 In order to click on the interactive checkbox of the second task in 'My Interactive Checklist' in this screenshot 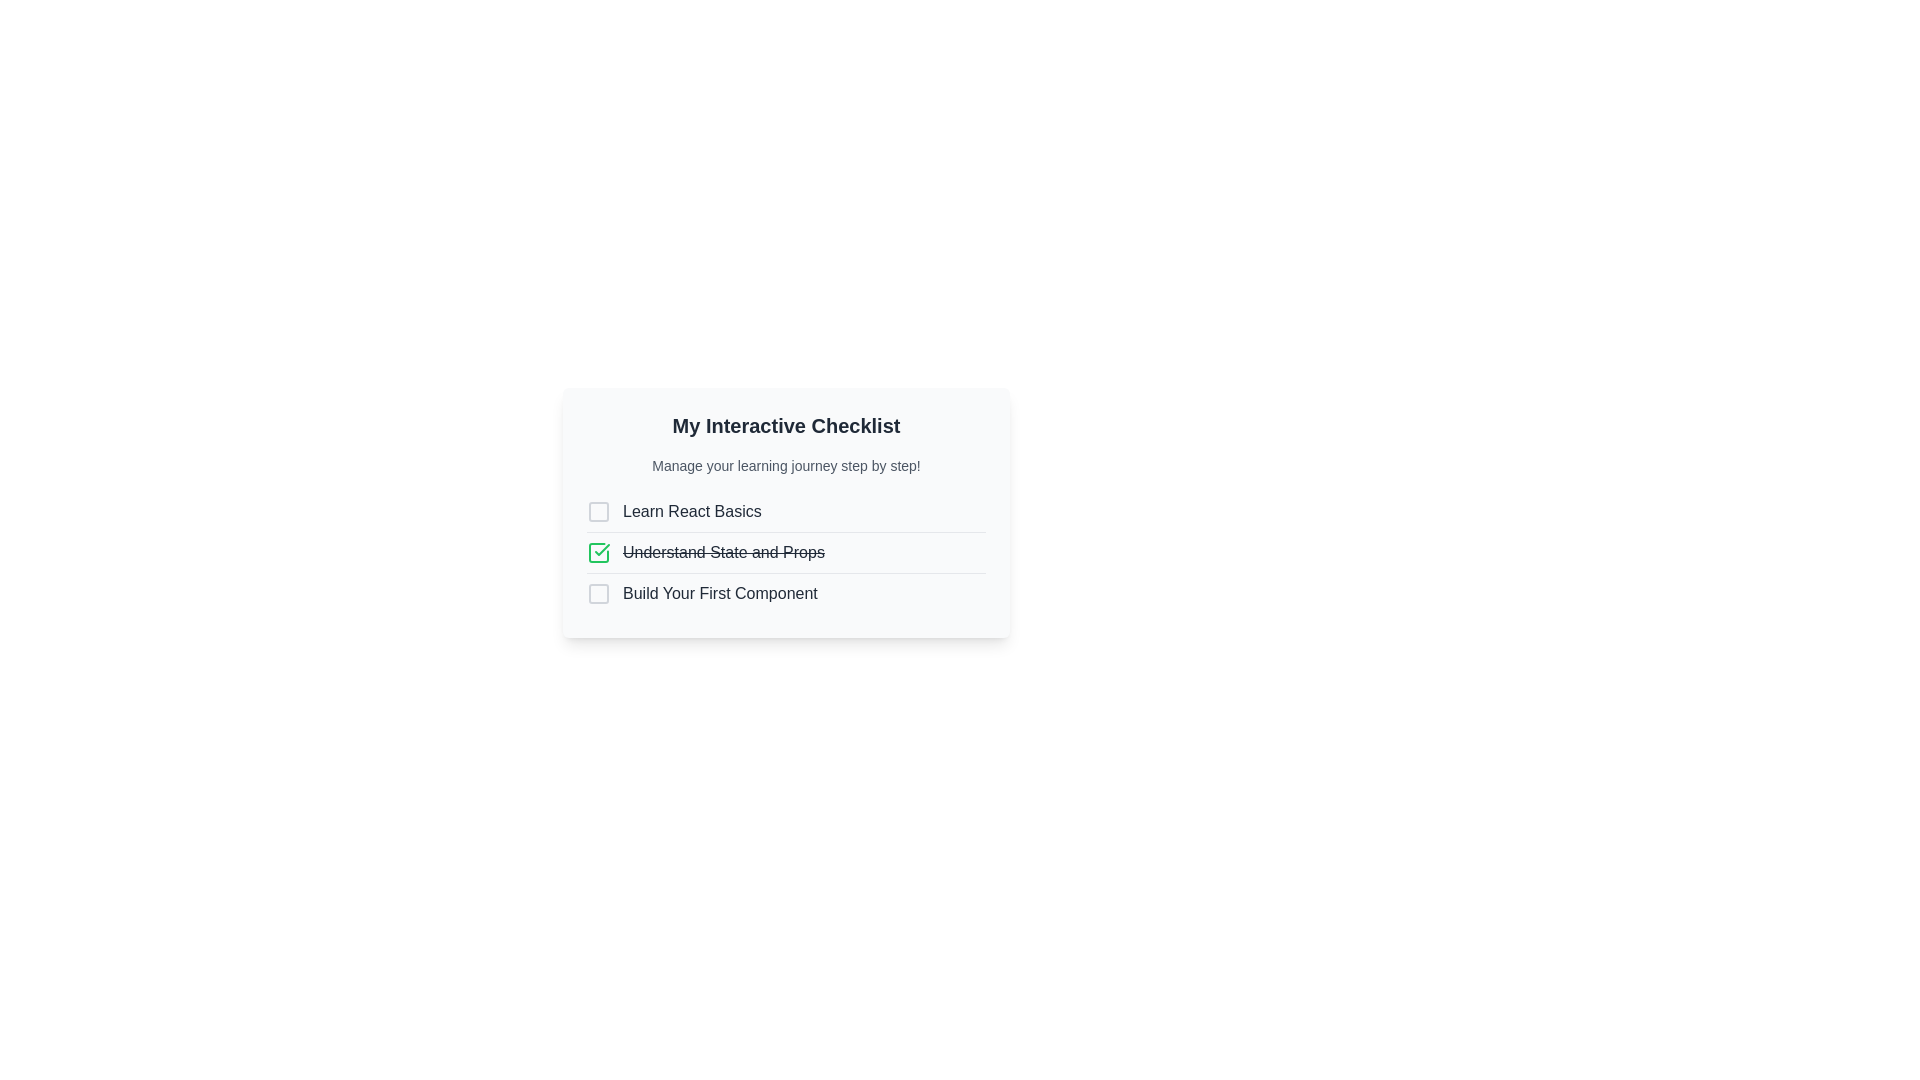, I will do `click(785, 552)`.